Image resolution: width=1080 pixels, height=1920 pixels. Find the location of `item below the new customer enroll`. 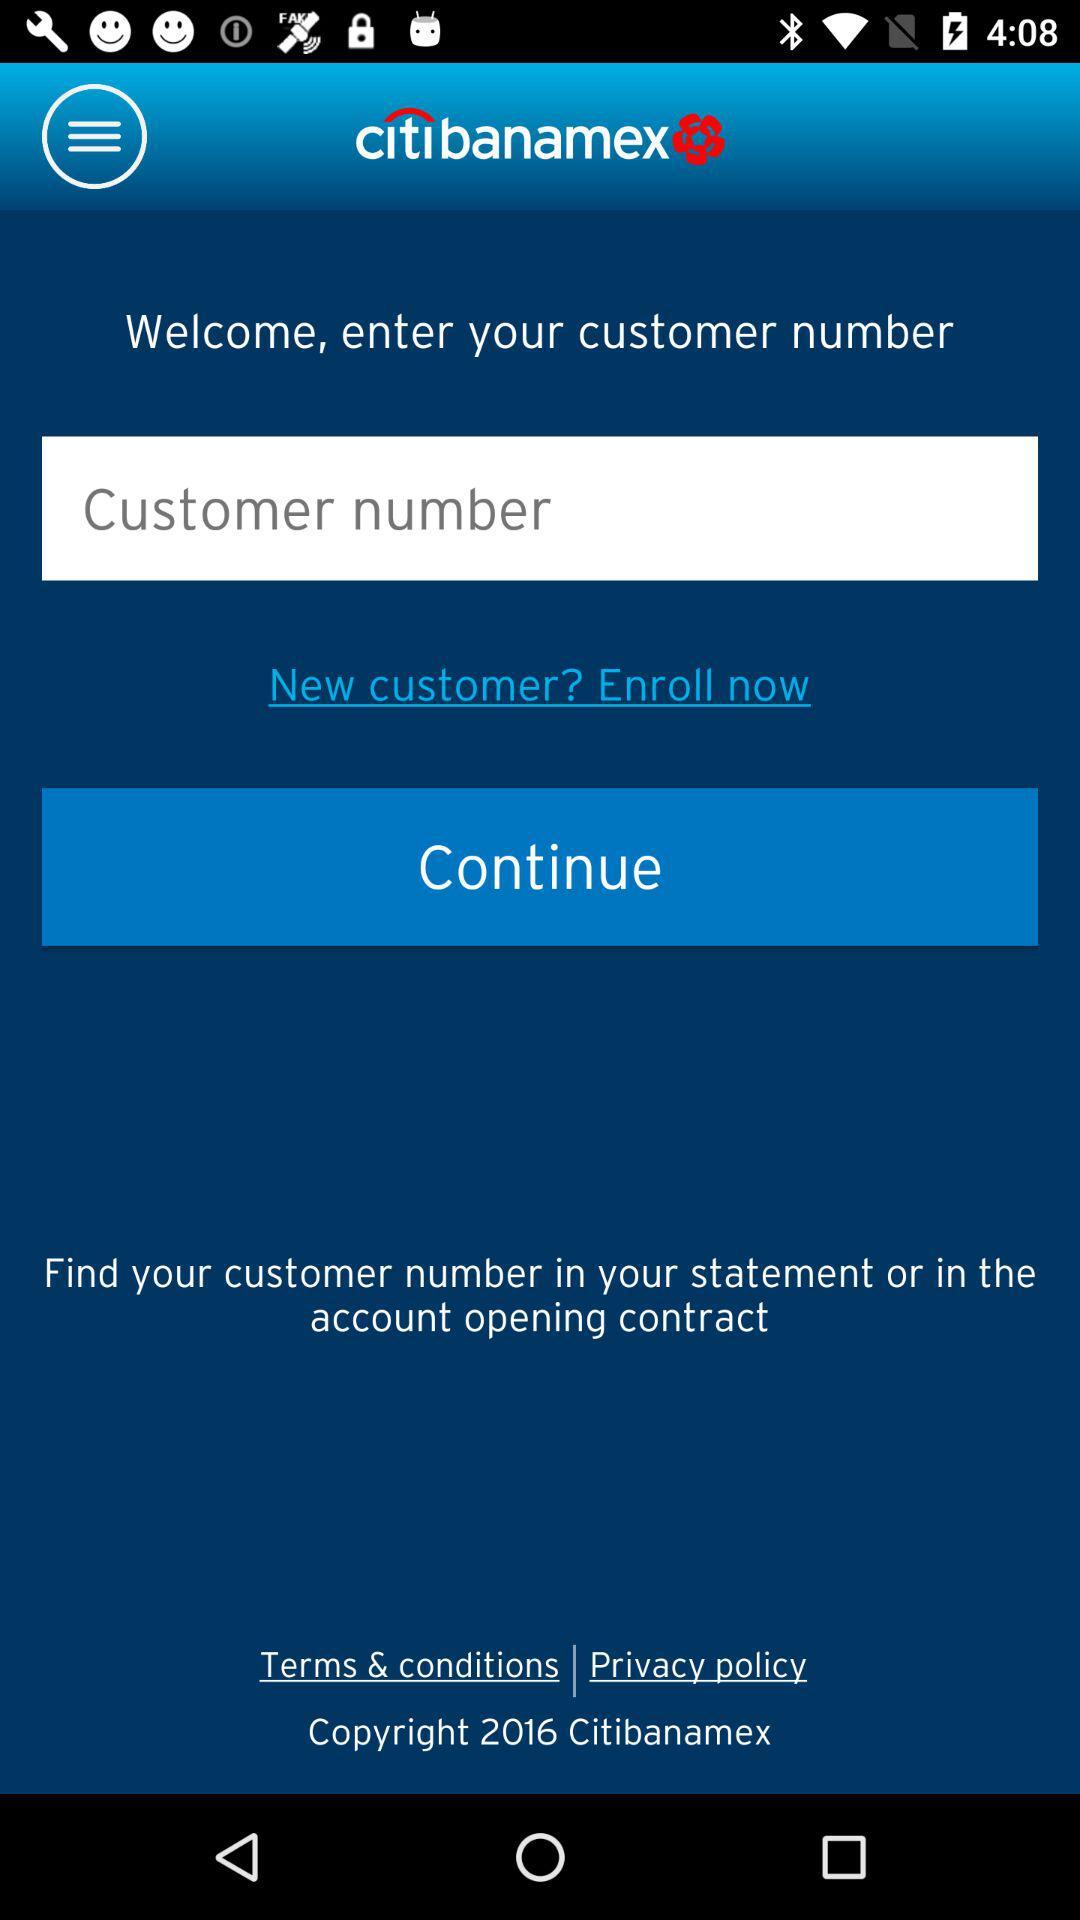

item below the new customer enroll is located at coordinates (540, 867).